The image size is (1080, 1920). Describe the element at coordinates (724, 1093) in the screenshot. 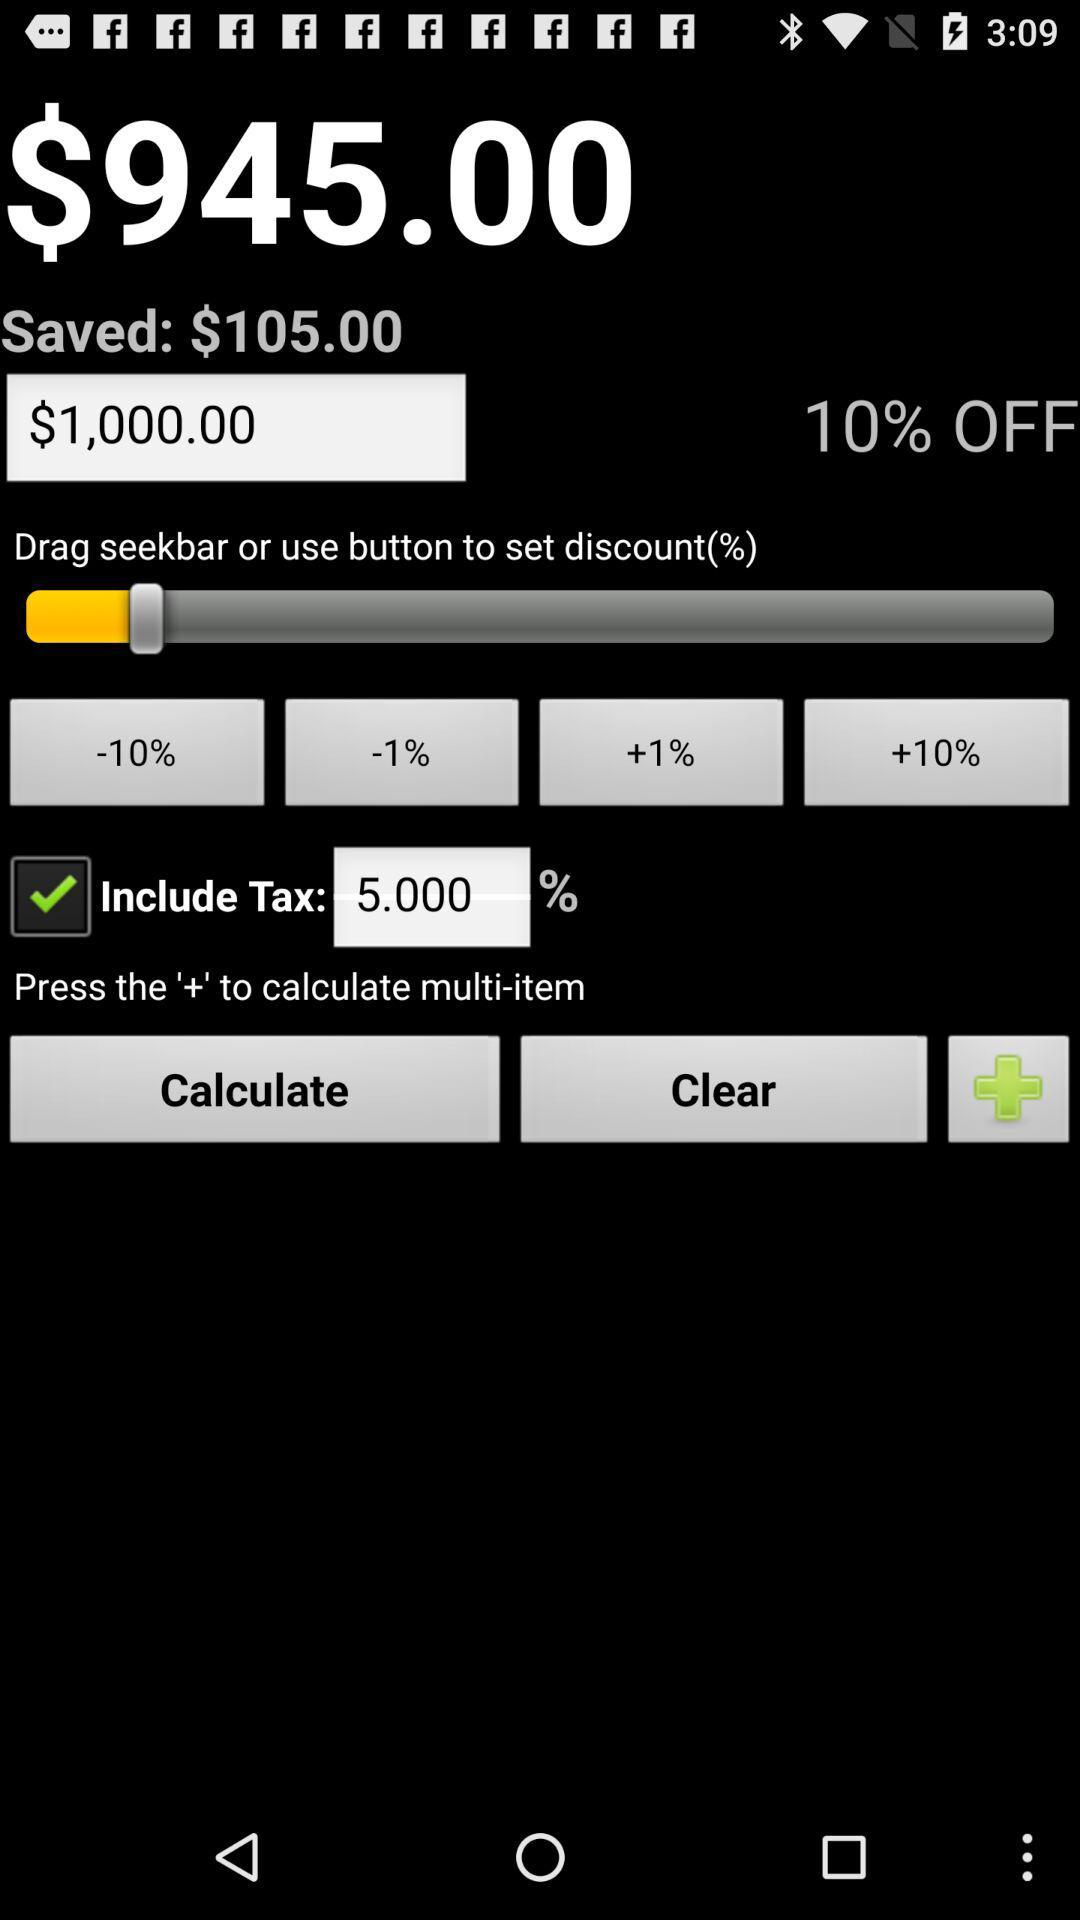

I see `the button to the right of calculate item` at that location.